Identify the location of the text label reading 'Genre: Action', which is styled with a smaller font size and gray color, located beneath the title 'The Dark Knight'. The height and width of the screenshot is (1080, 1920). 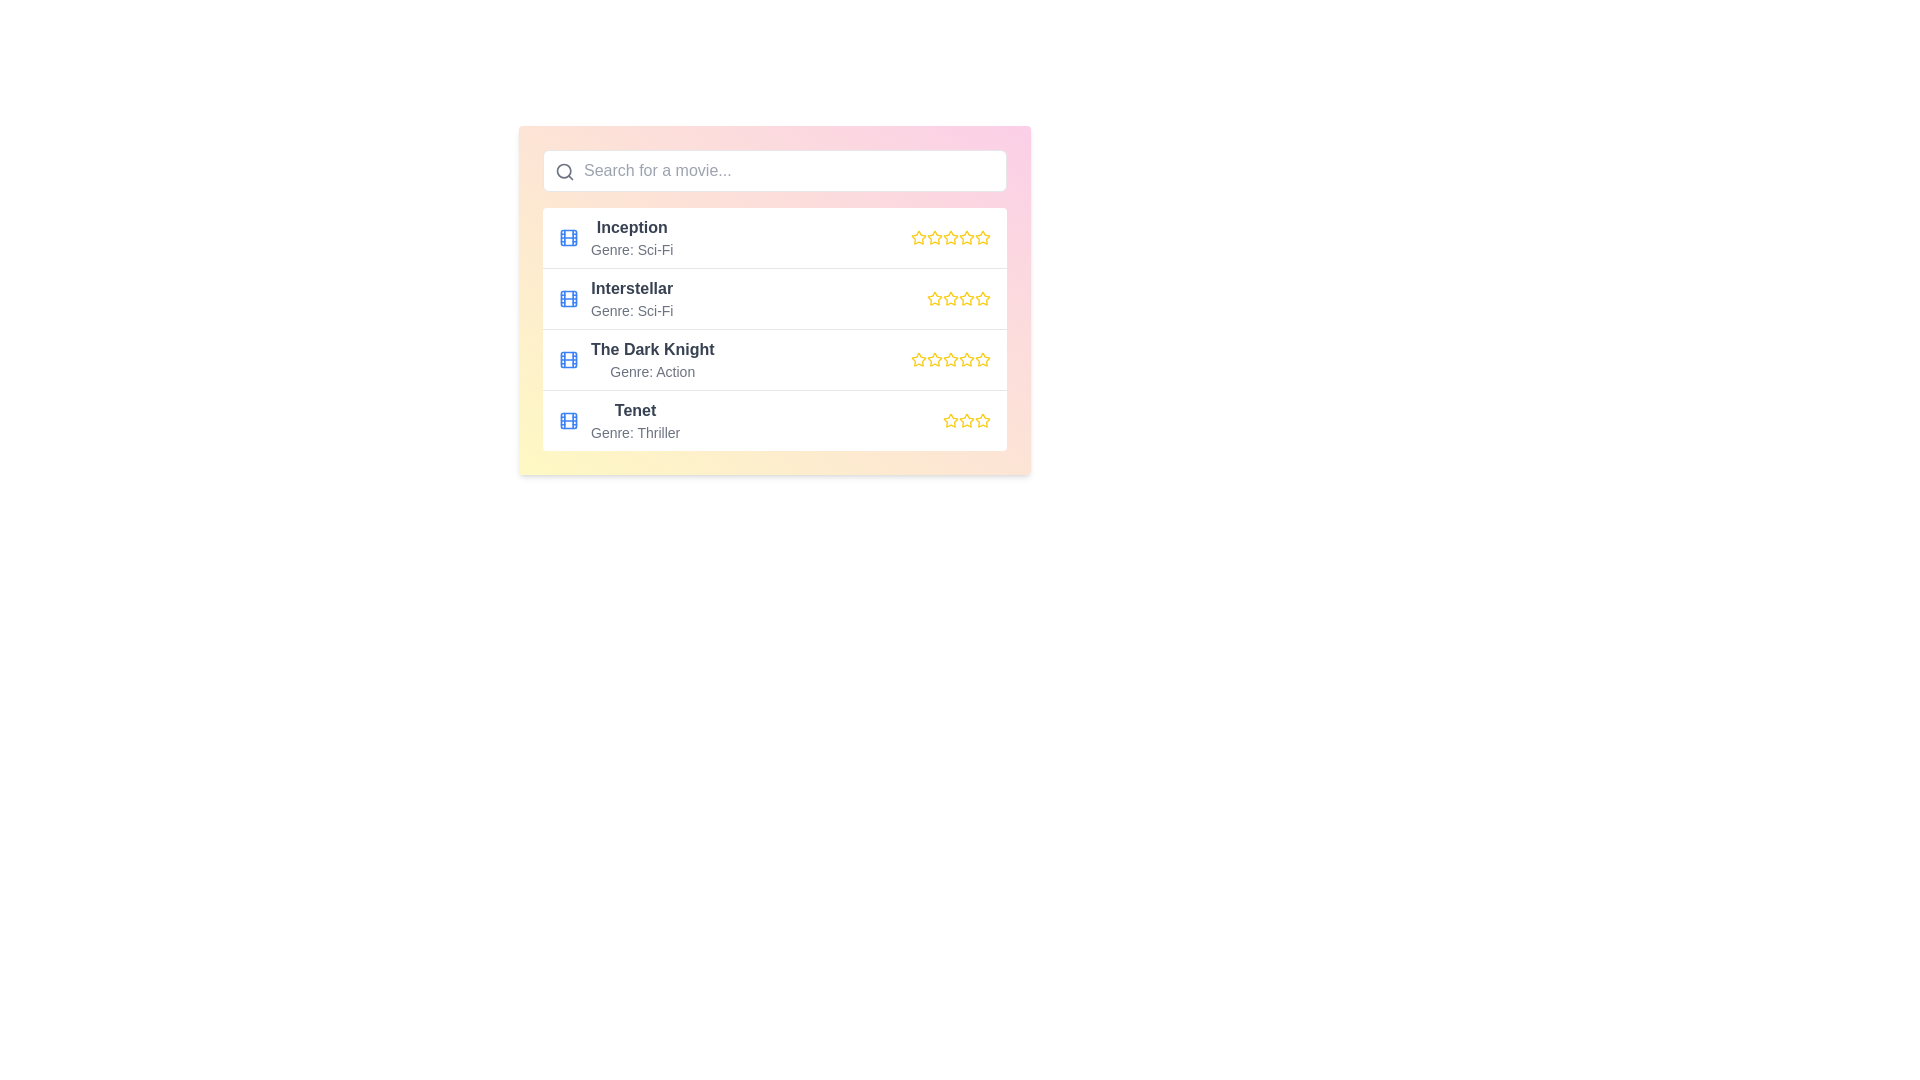
(652, 371).